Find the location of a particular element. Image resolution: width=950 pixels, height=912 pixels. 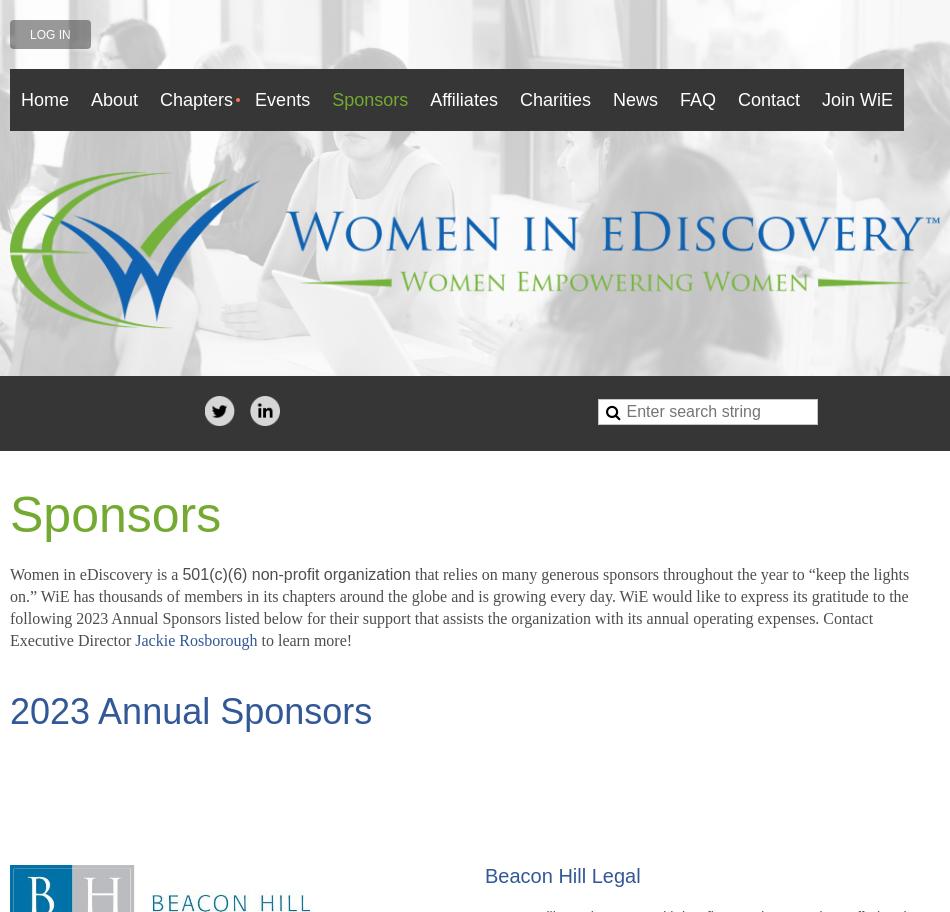

'Women in
 eDiscovery is a' is located at coordinates (96, 572).